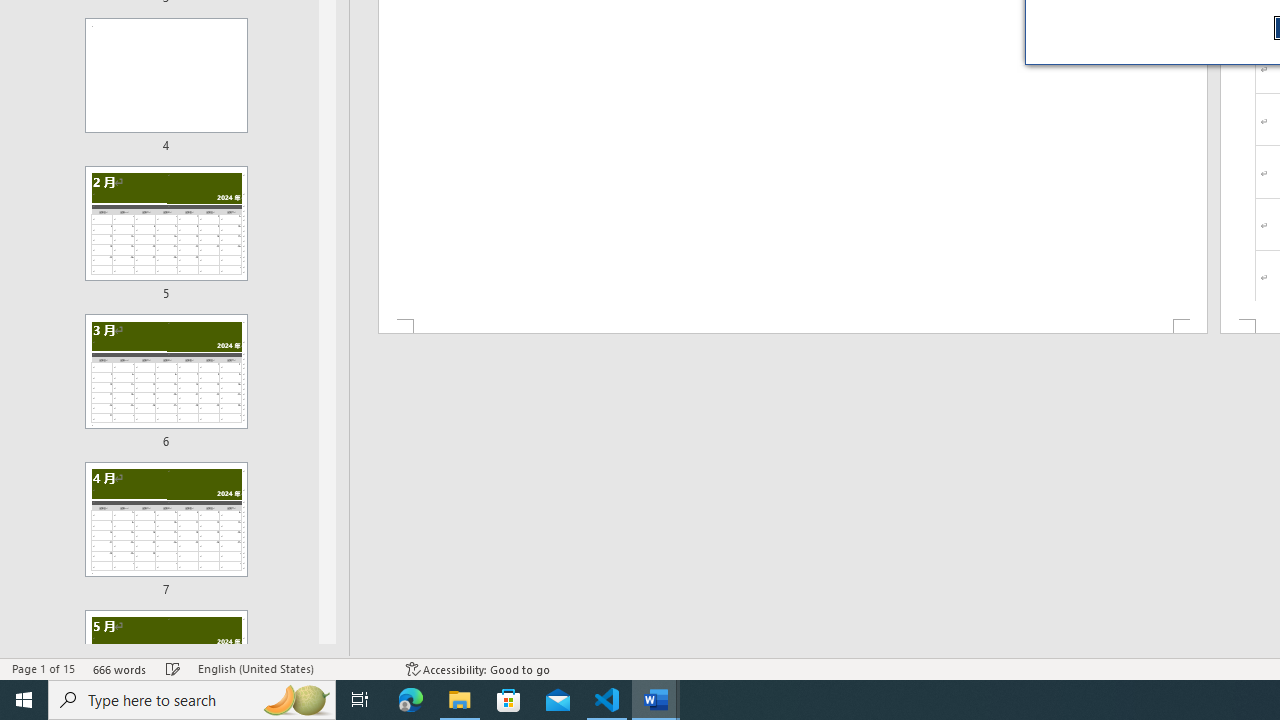 The image size is (1280, 720). What do you see at coordinates (791, 325) in the screenshot?
I see `'Footer -Section 1-'` at bounding box center [791, 325].